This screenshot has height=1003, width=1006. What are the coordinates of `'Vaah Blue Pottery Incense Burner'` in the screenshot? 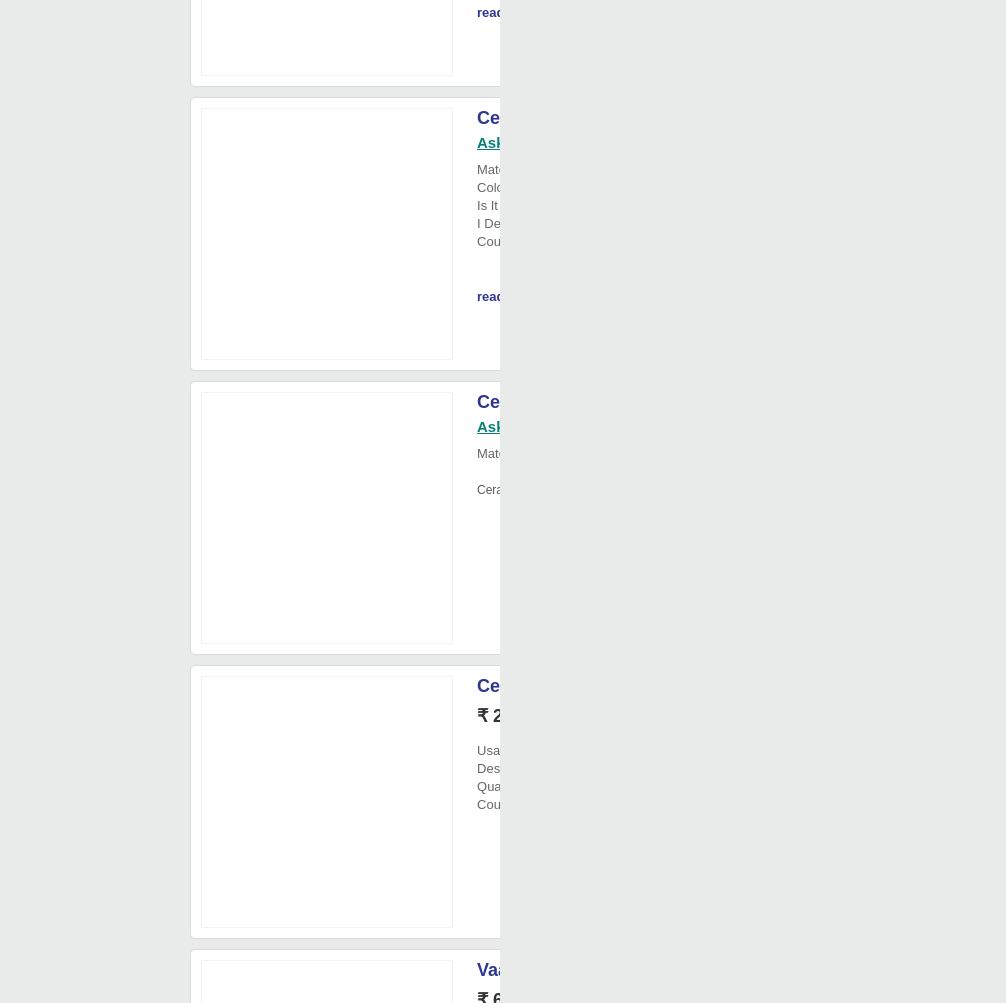 It's located at (621, 969).